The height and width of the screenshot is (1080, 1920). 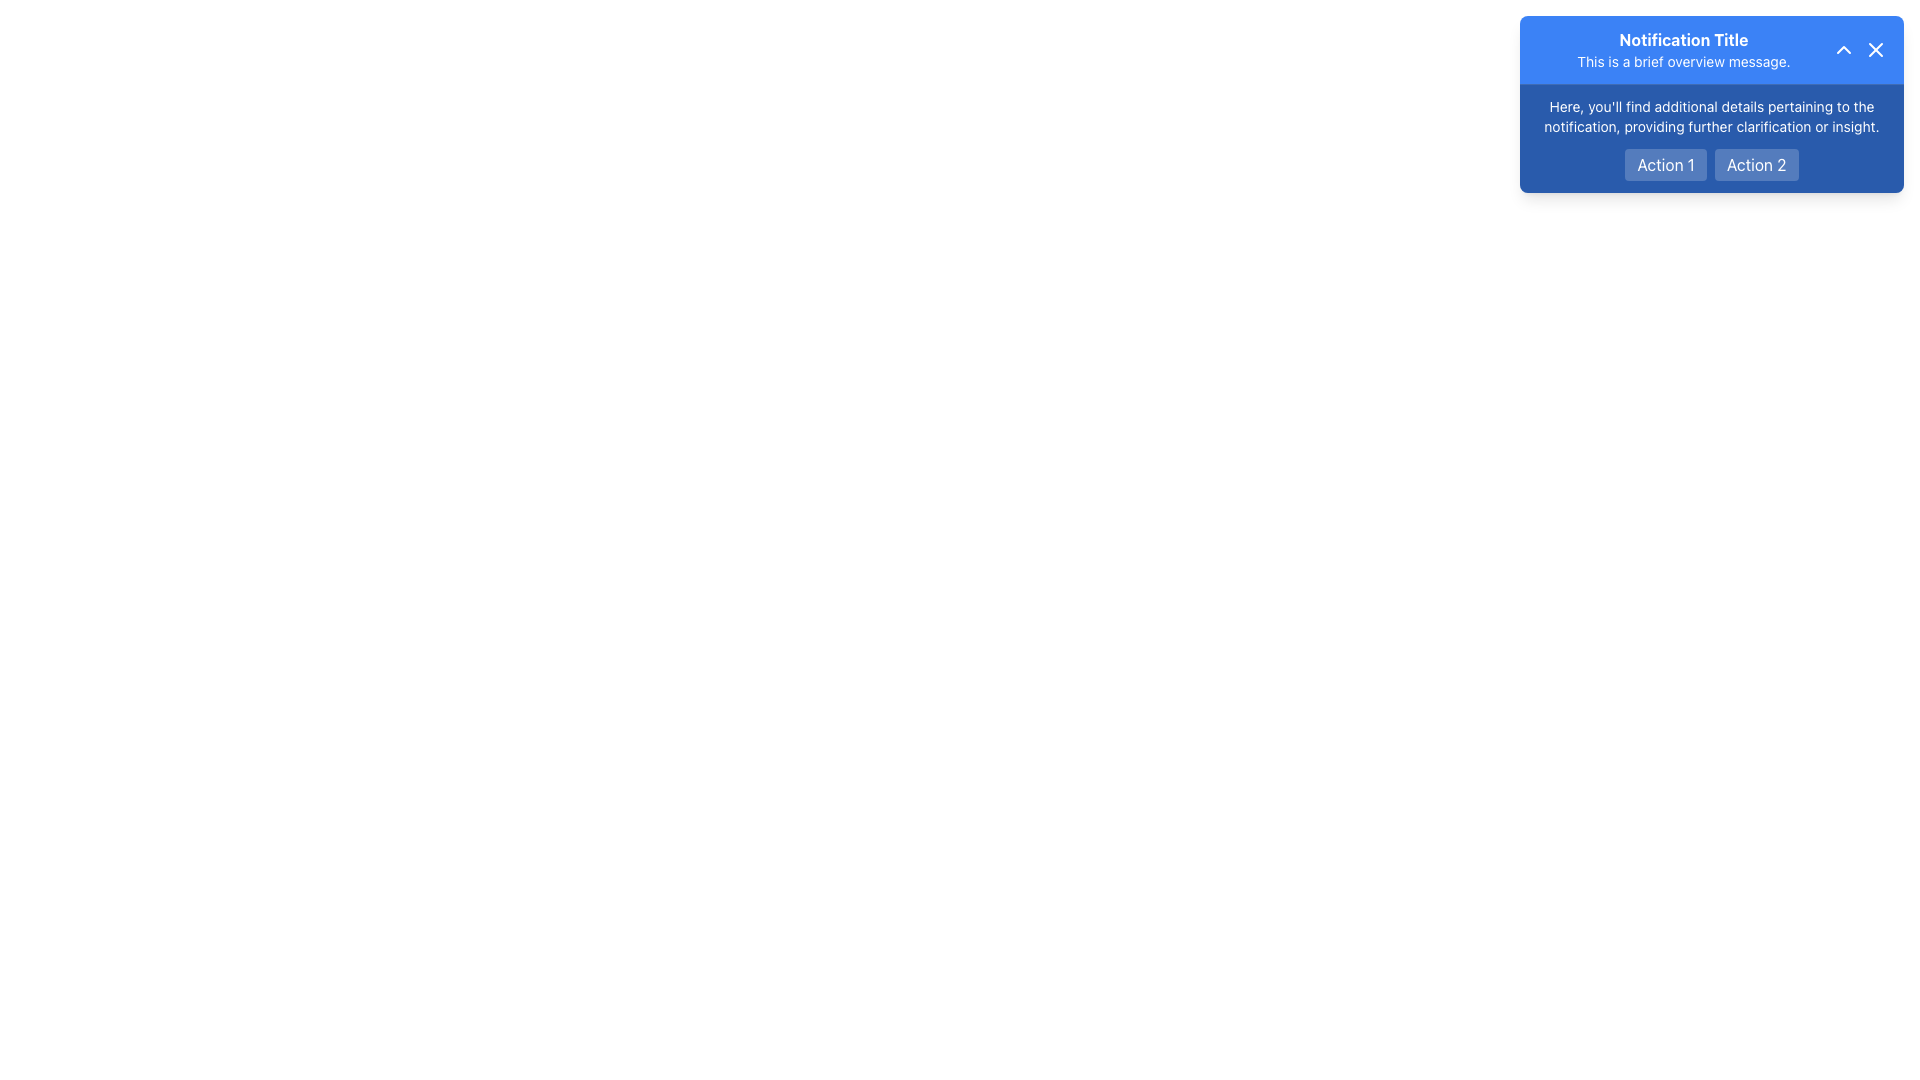 I want to click on the close button located at the upper right corner of the notification card, so click(x=1875, y=49).